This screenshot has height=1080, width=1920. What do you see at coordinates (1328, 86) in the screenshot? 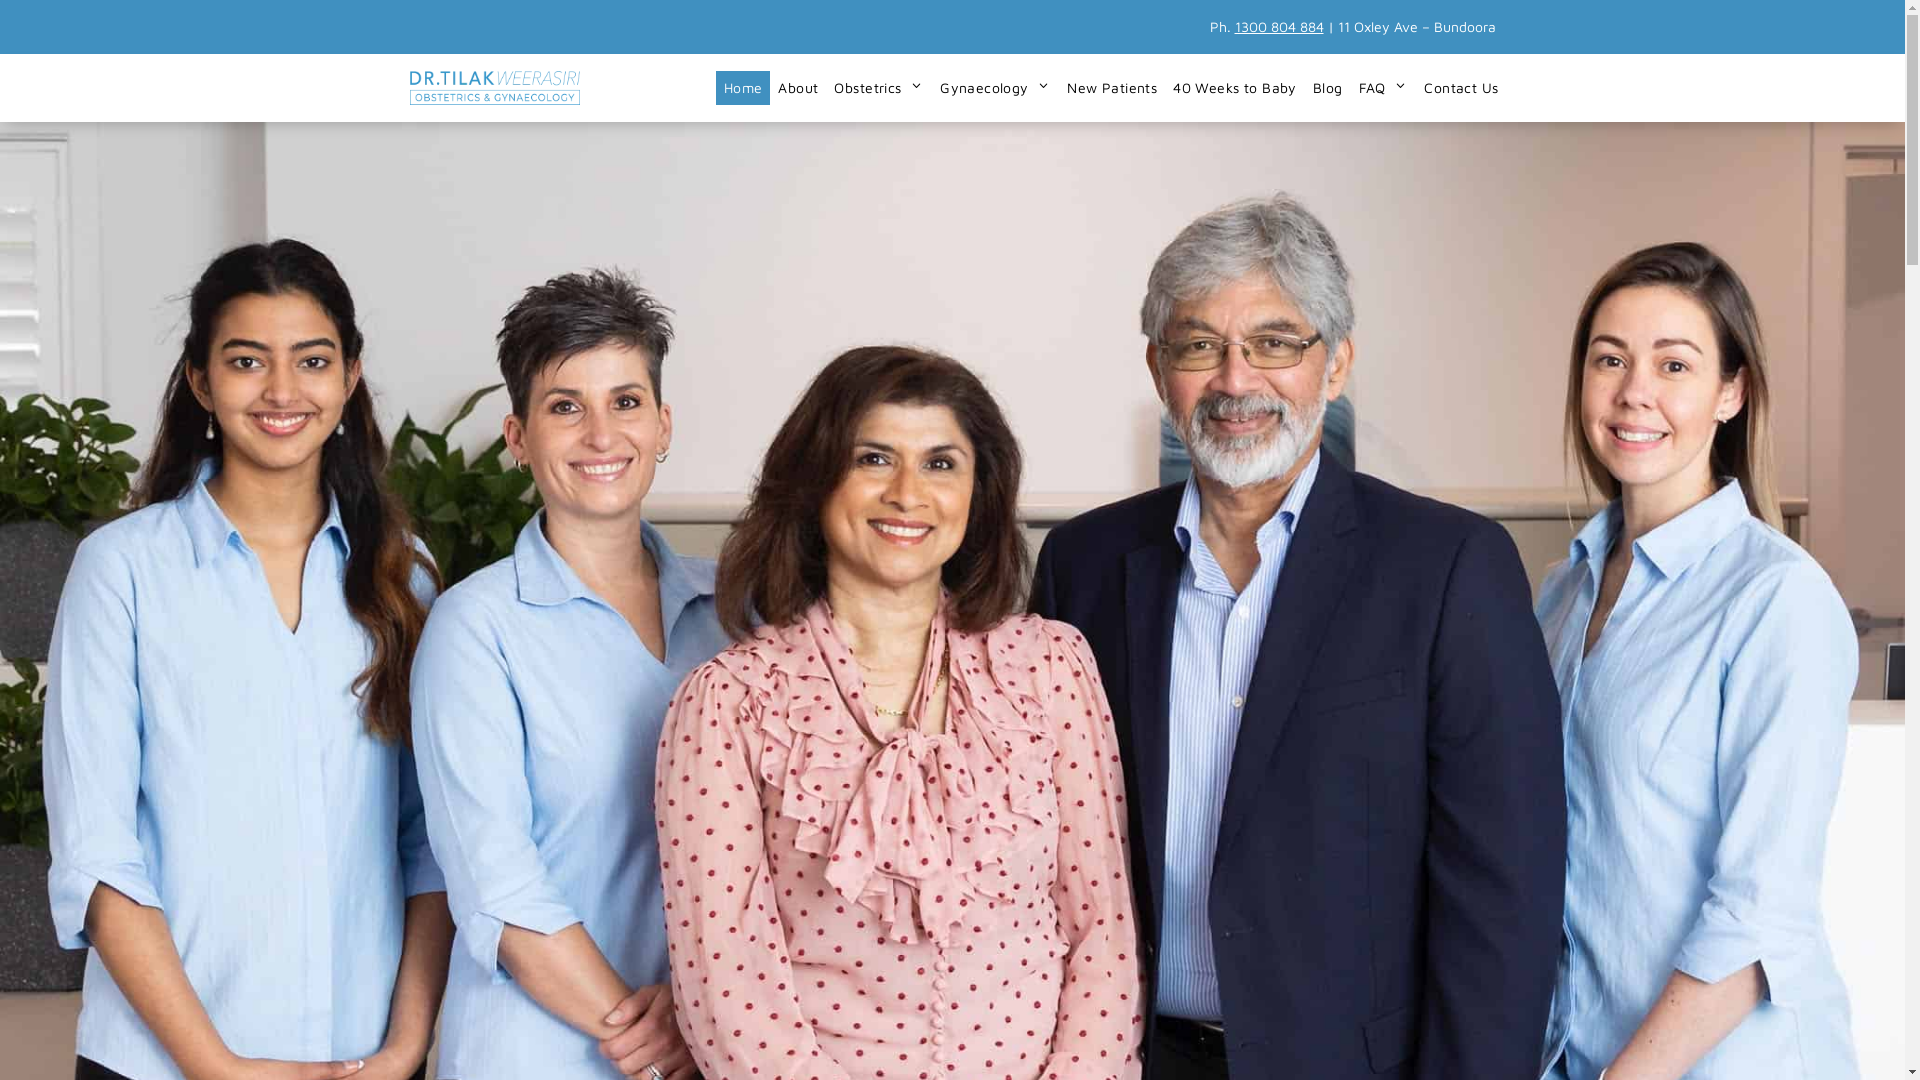
I see `'Blog'` at bounding box center [1328, 86].